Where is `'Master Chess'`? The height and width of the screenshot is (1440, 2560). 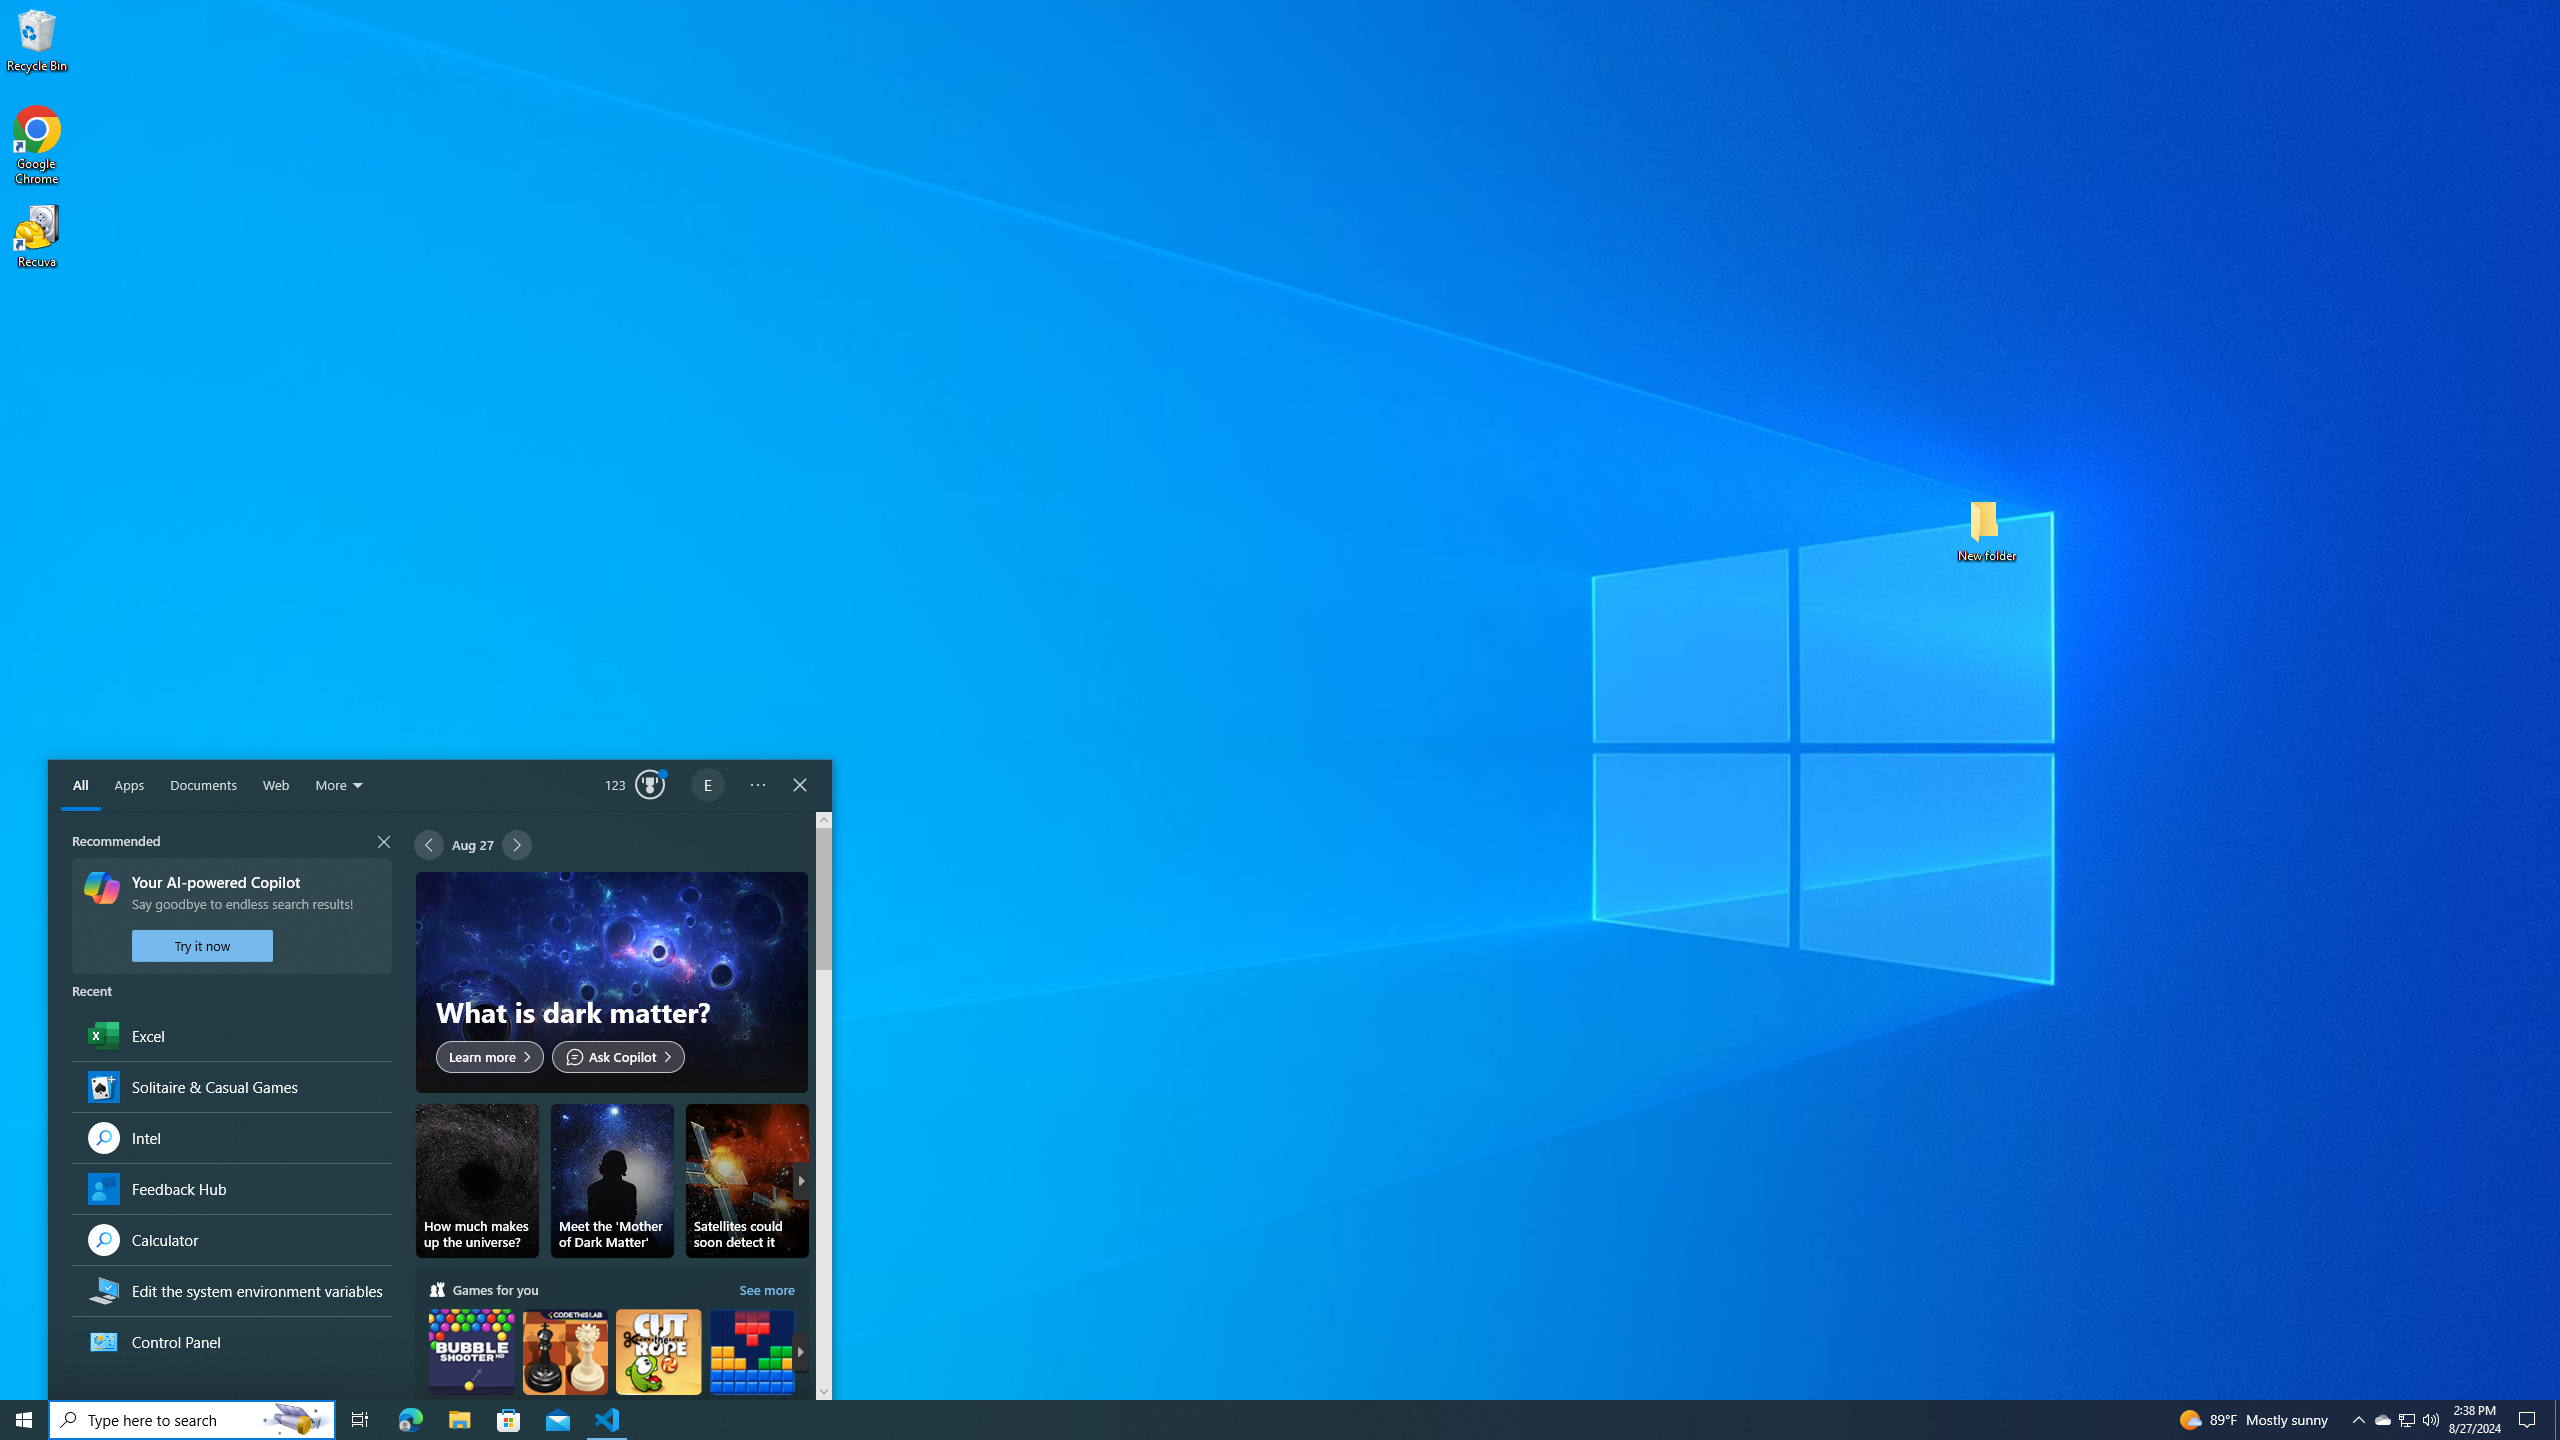
'Master Chess' is located at coordinates (564, 1368).